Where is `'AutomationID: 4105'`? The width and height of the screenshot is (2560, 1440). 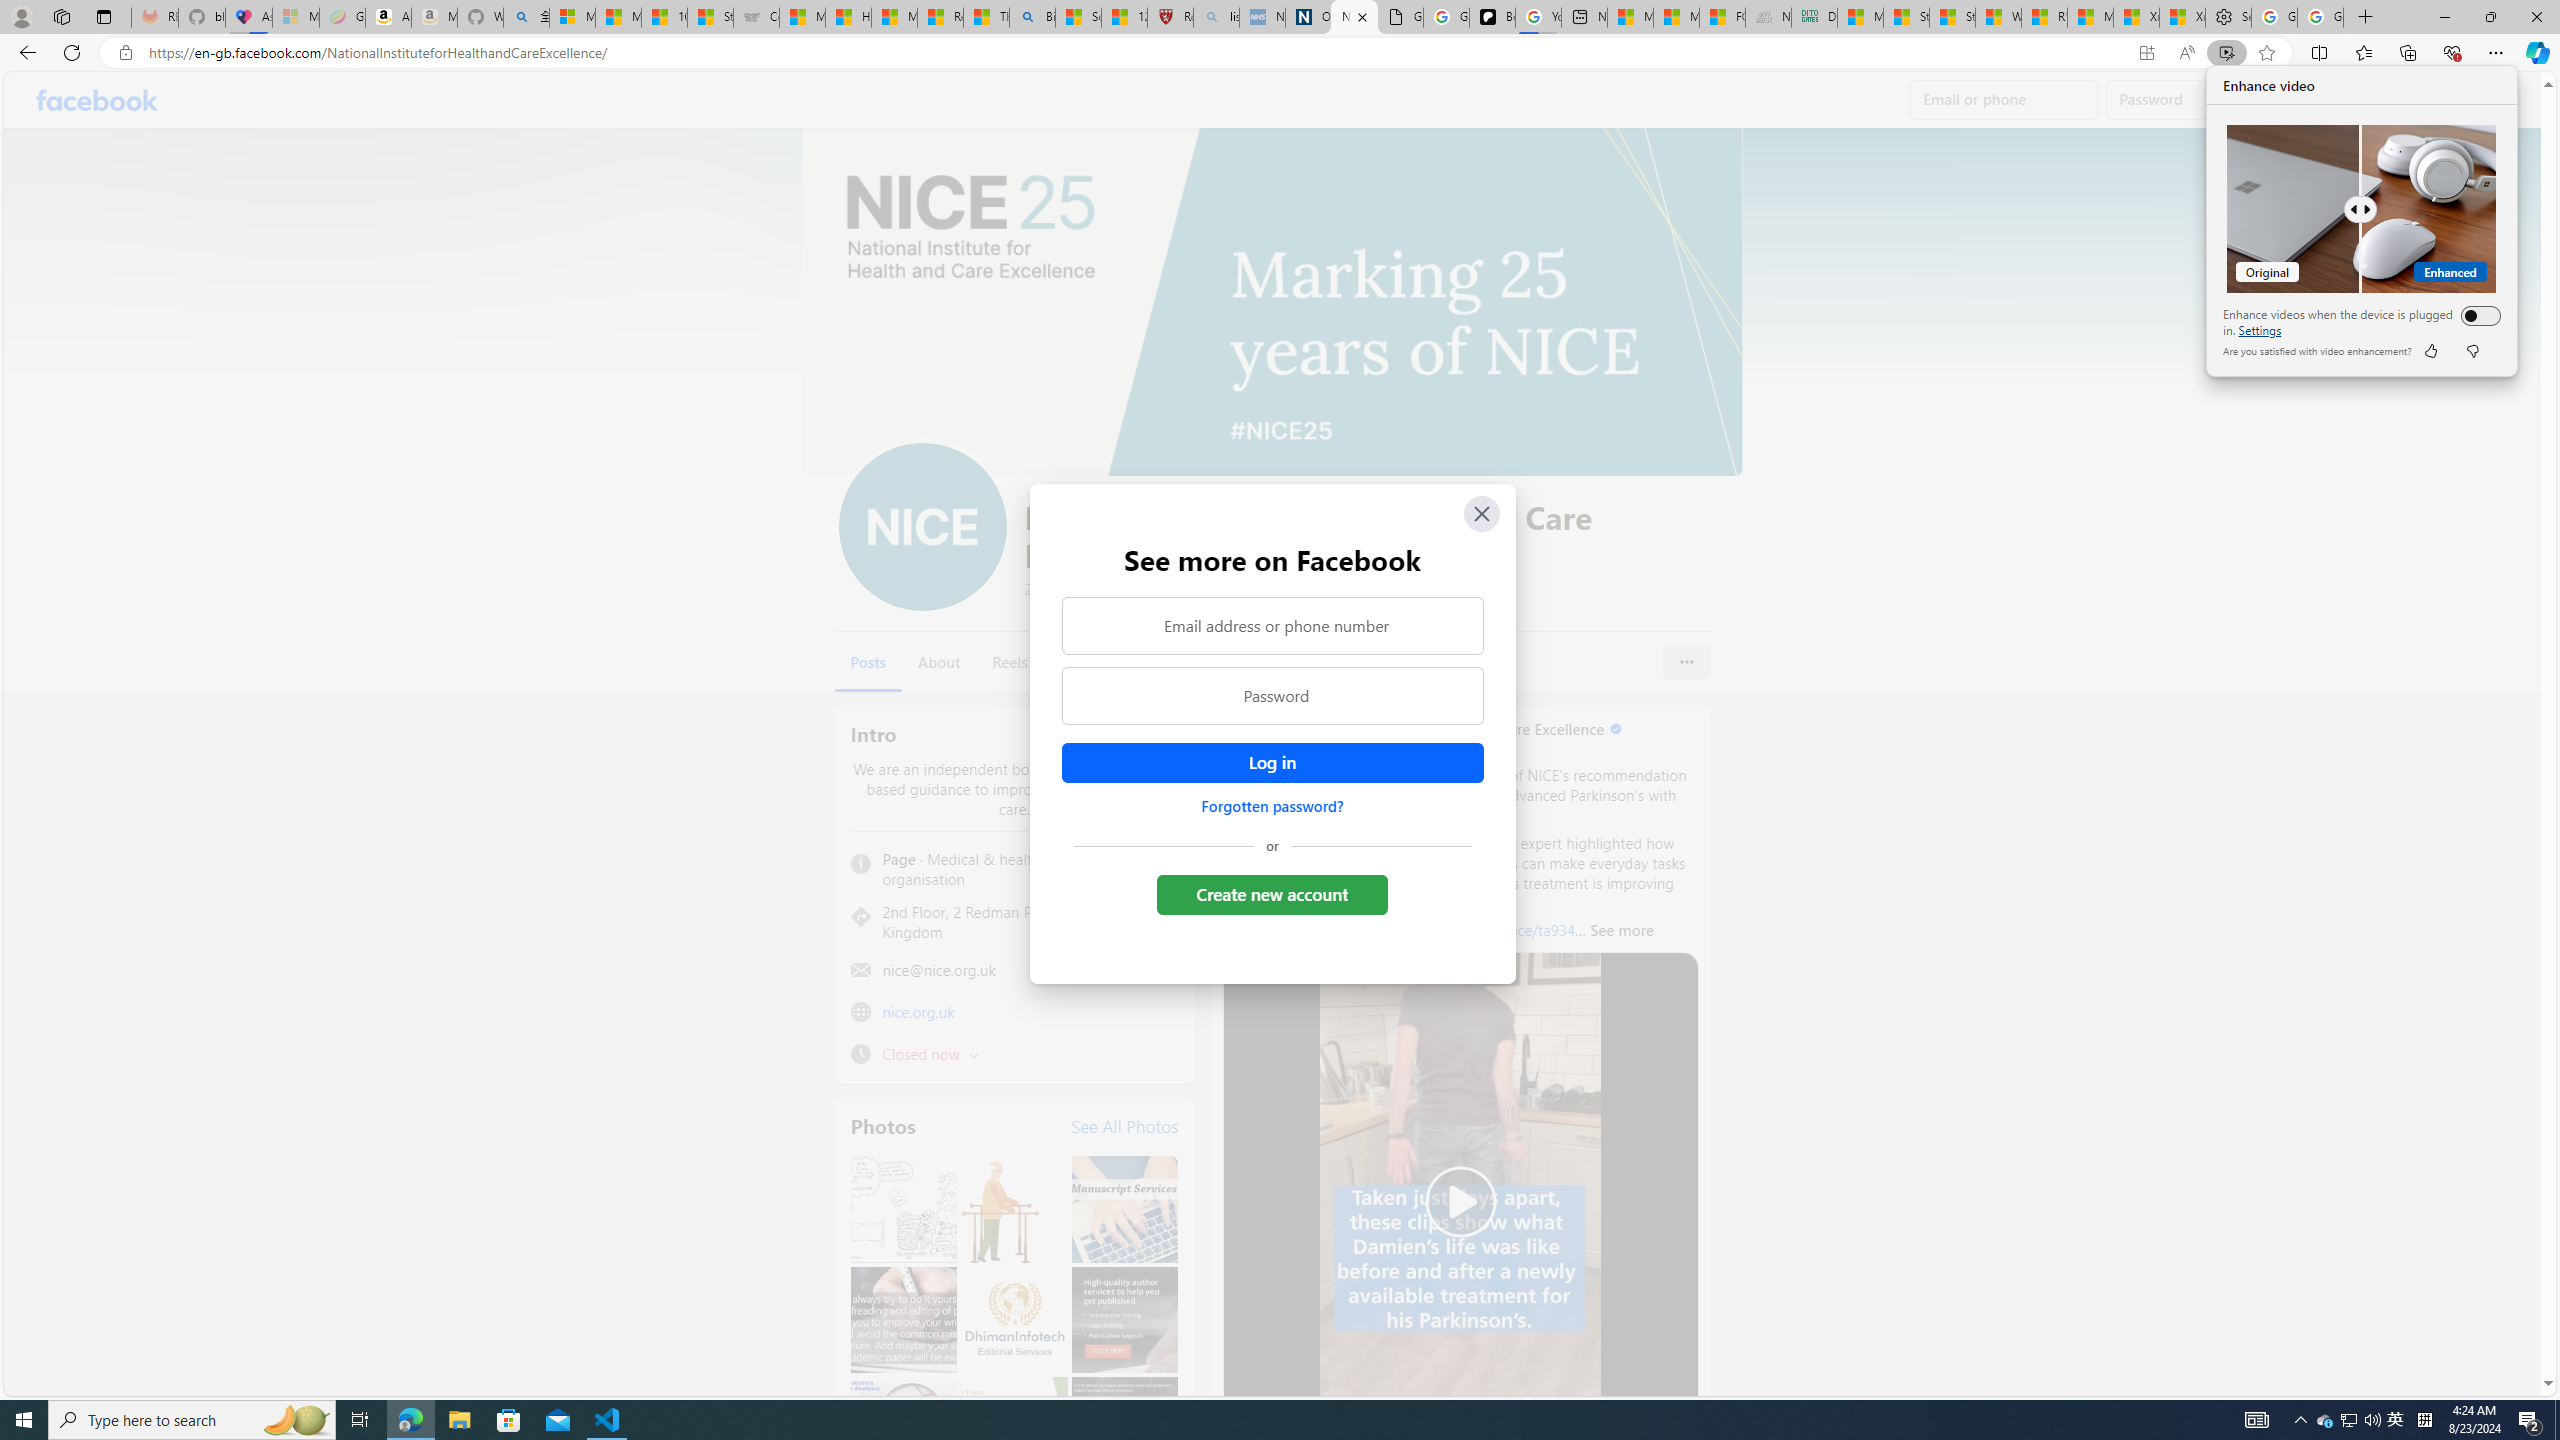
'AutomationID: 4105' is located at coordinates (2255, 1418).